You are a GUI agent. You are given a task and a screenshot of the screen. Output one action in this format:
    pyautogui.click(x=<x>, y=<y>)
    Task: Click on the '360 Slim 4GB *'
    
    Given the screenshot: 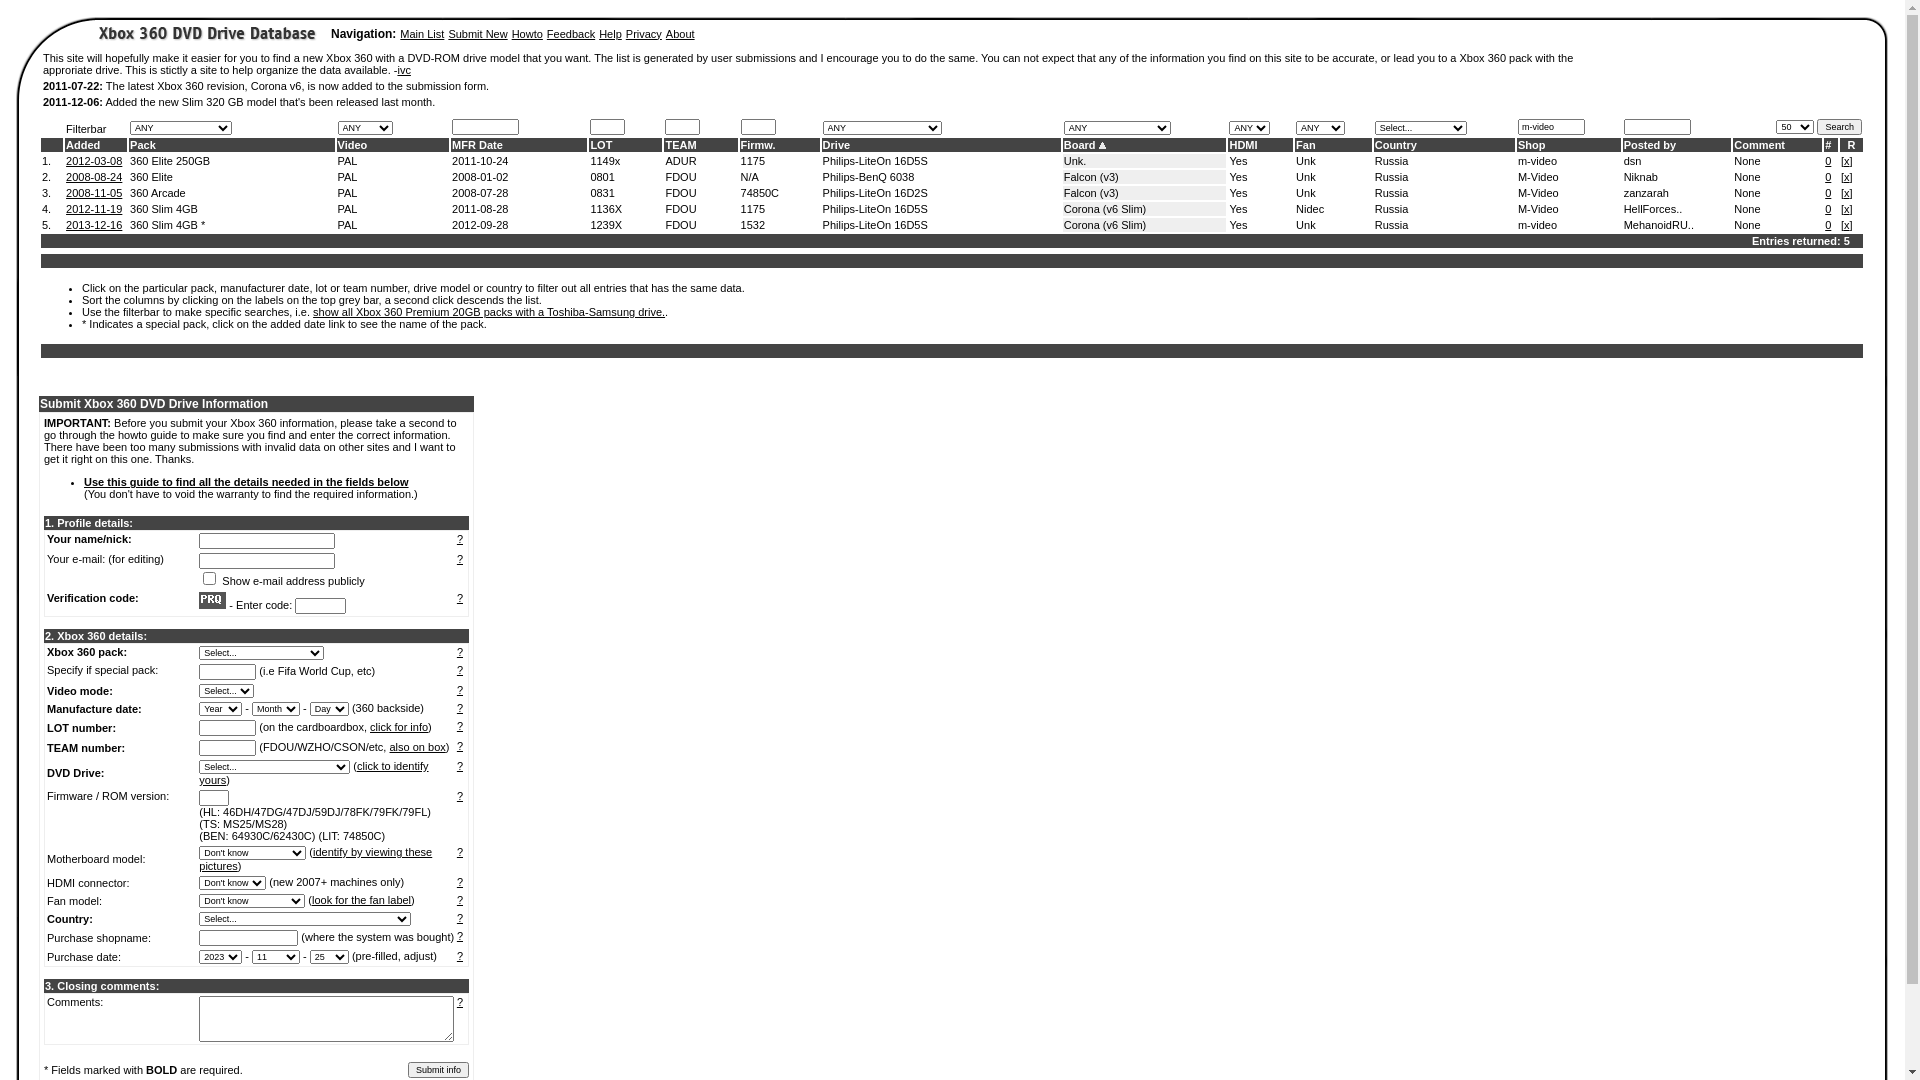 What is the action you would take?
    pyautogui.click(x=167, y=224)
    